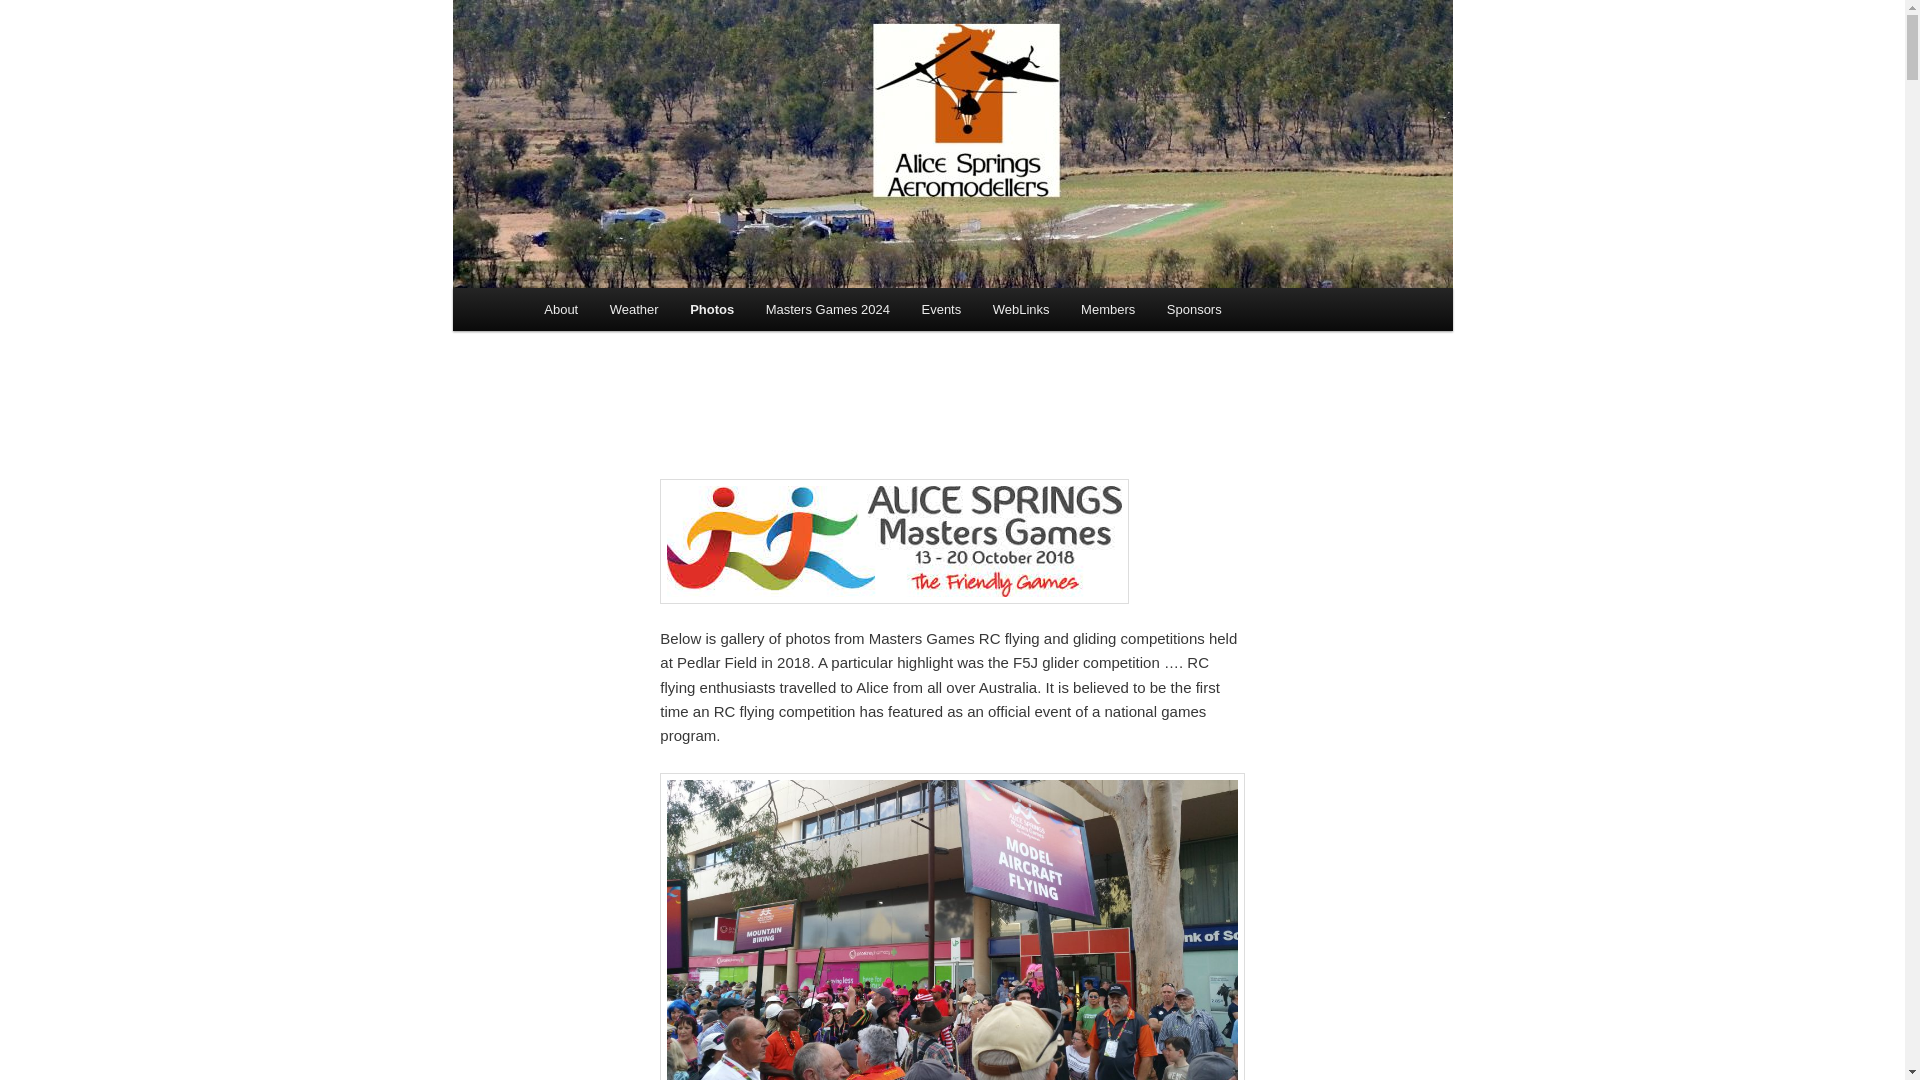  Describe the element at coordinates (828, 309) in the screenshot. I see `'Masters Games 2024'` at that location.